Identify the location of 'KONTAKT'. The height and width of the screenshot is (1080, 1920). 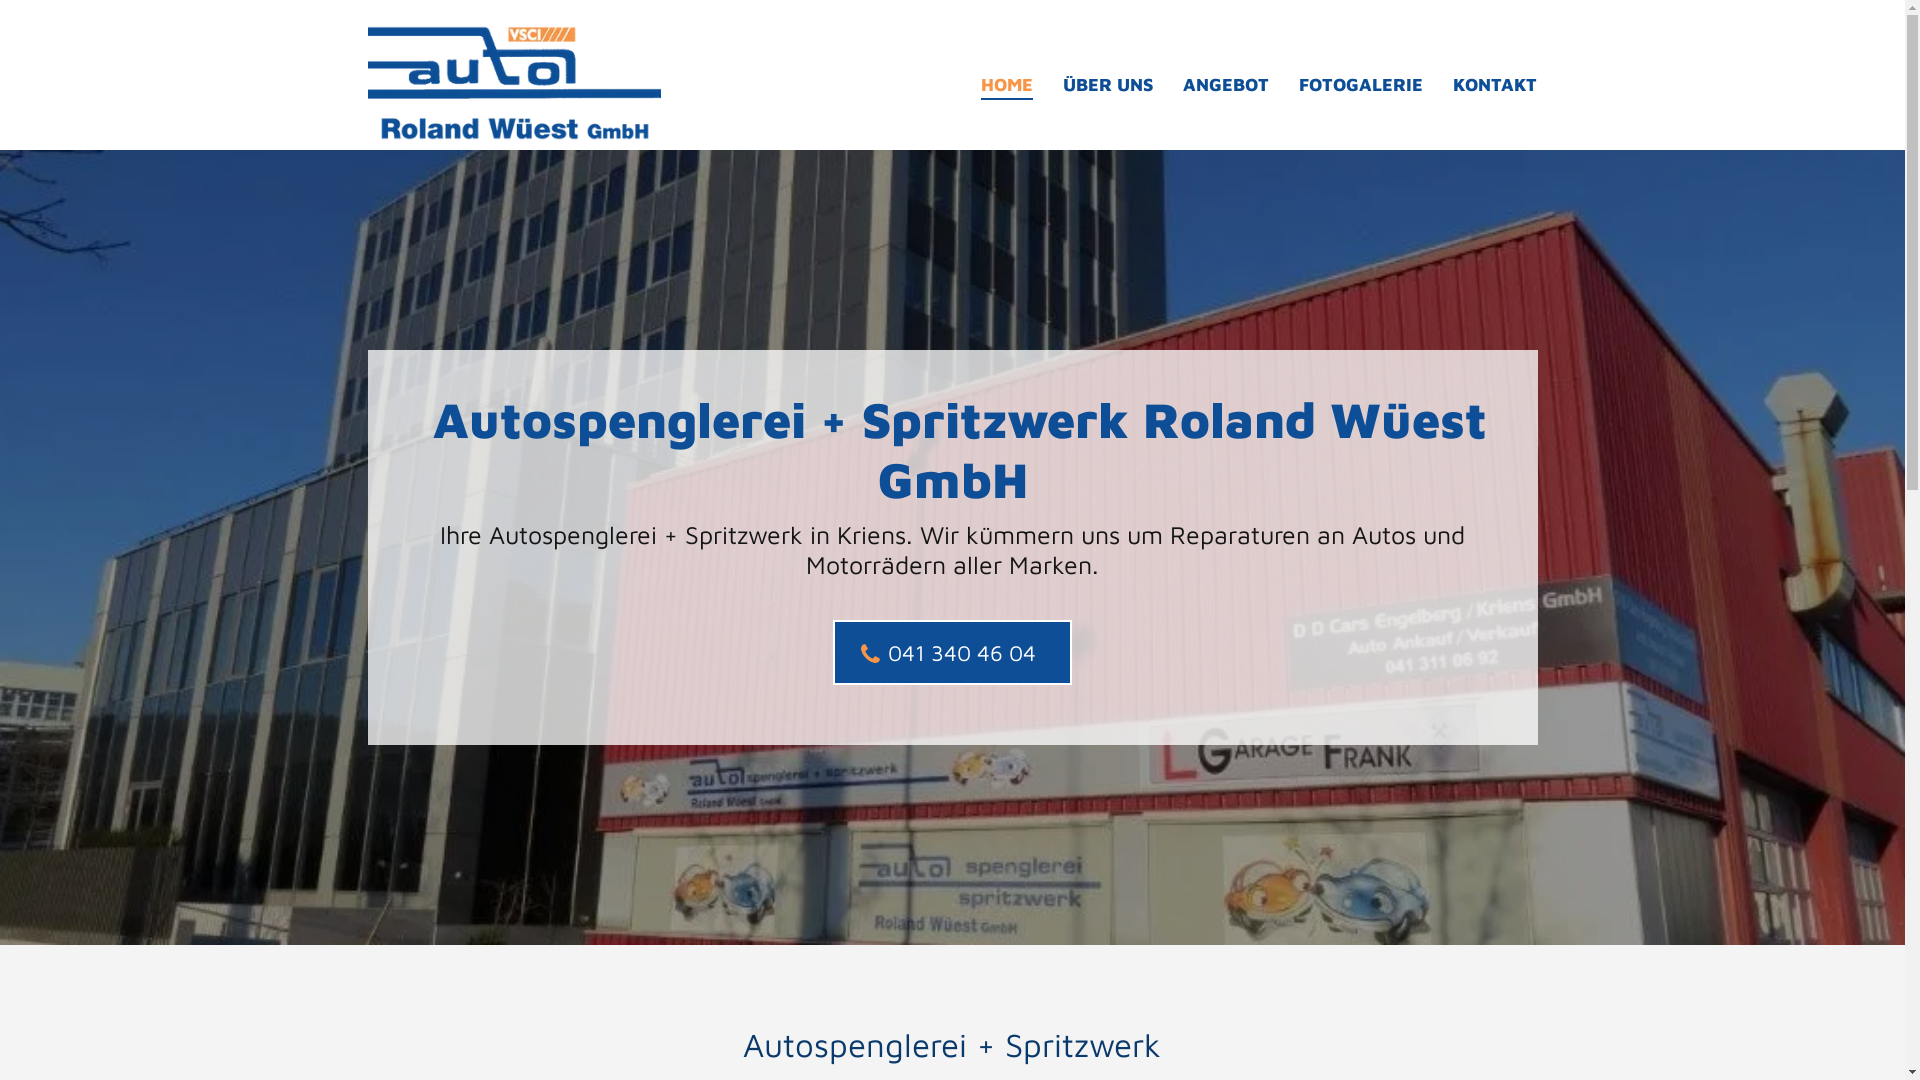
(1494, 79).